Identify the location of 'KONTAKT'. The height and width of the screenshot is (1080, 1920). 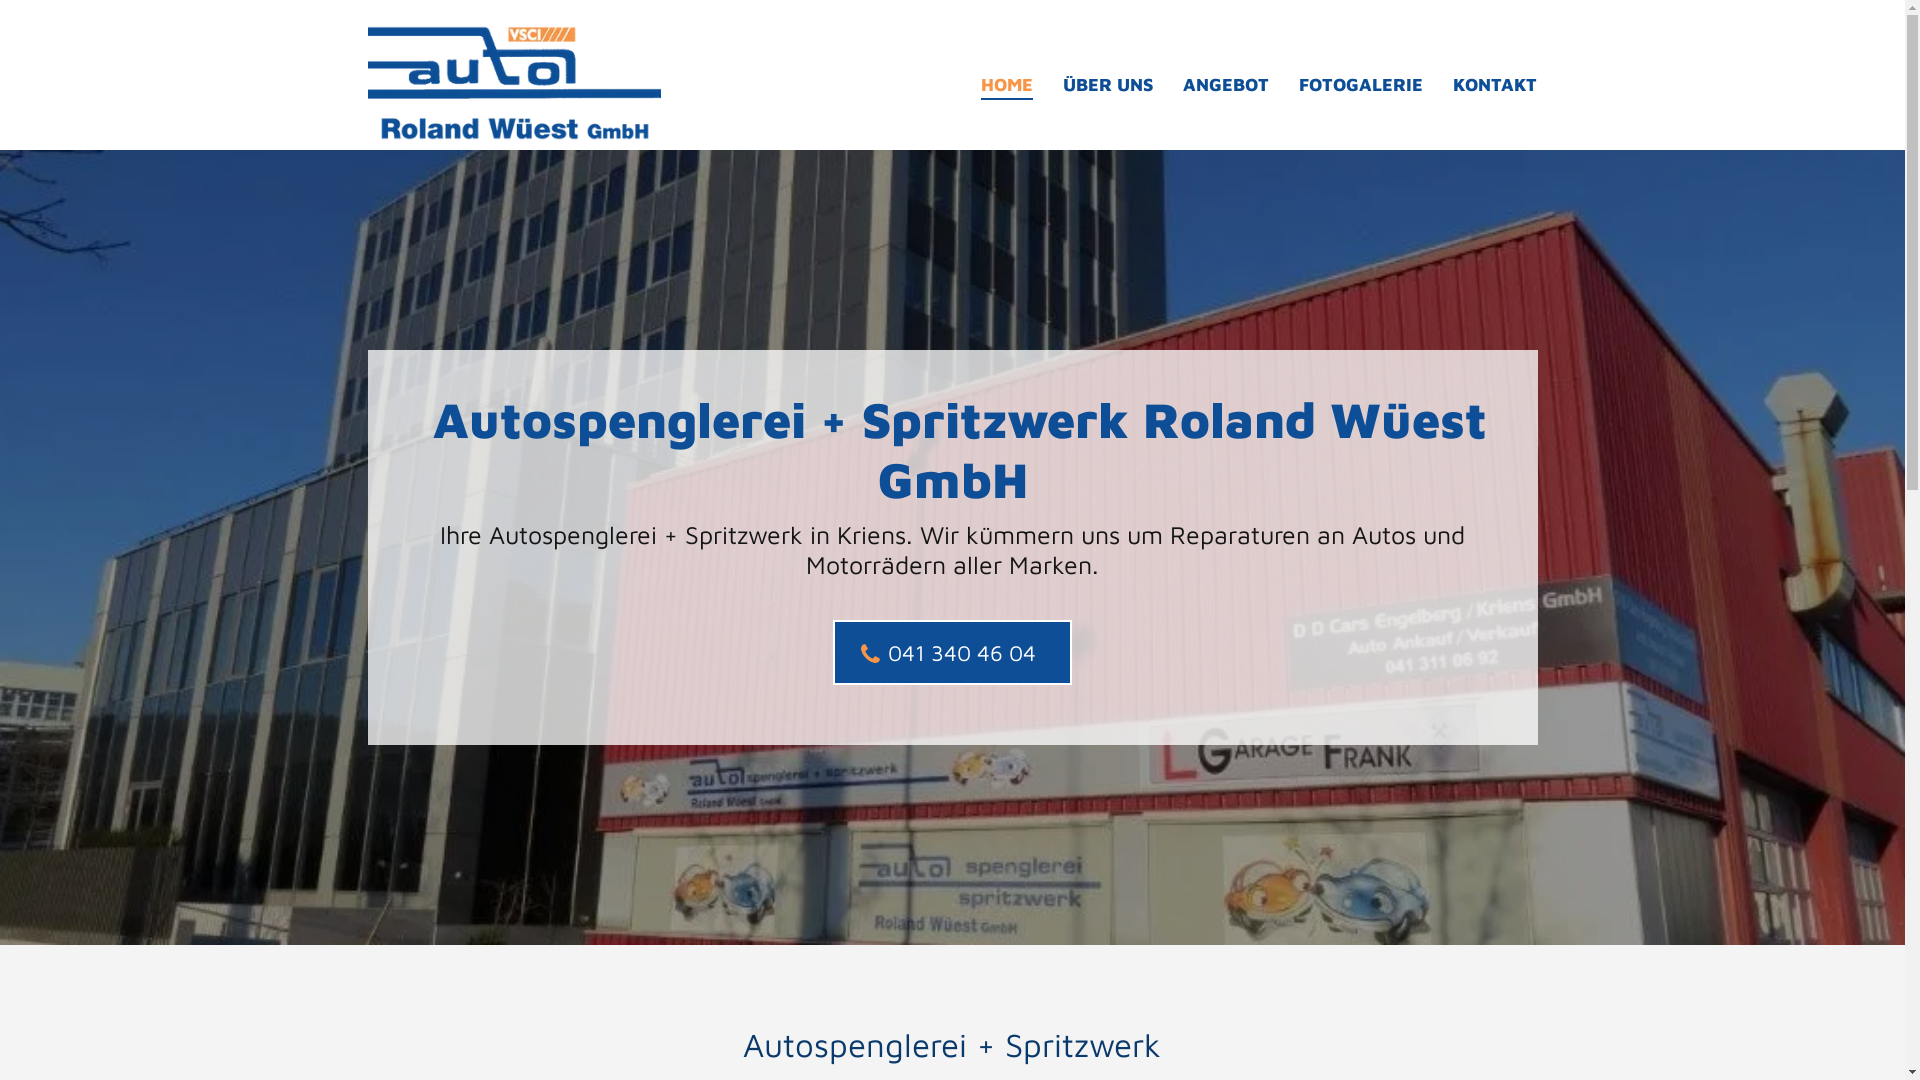
(1494, 79).